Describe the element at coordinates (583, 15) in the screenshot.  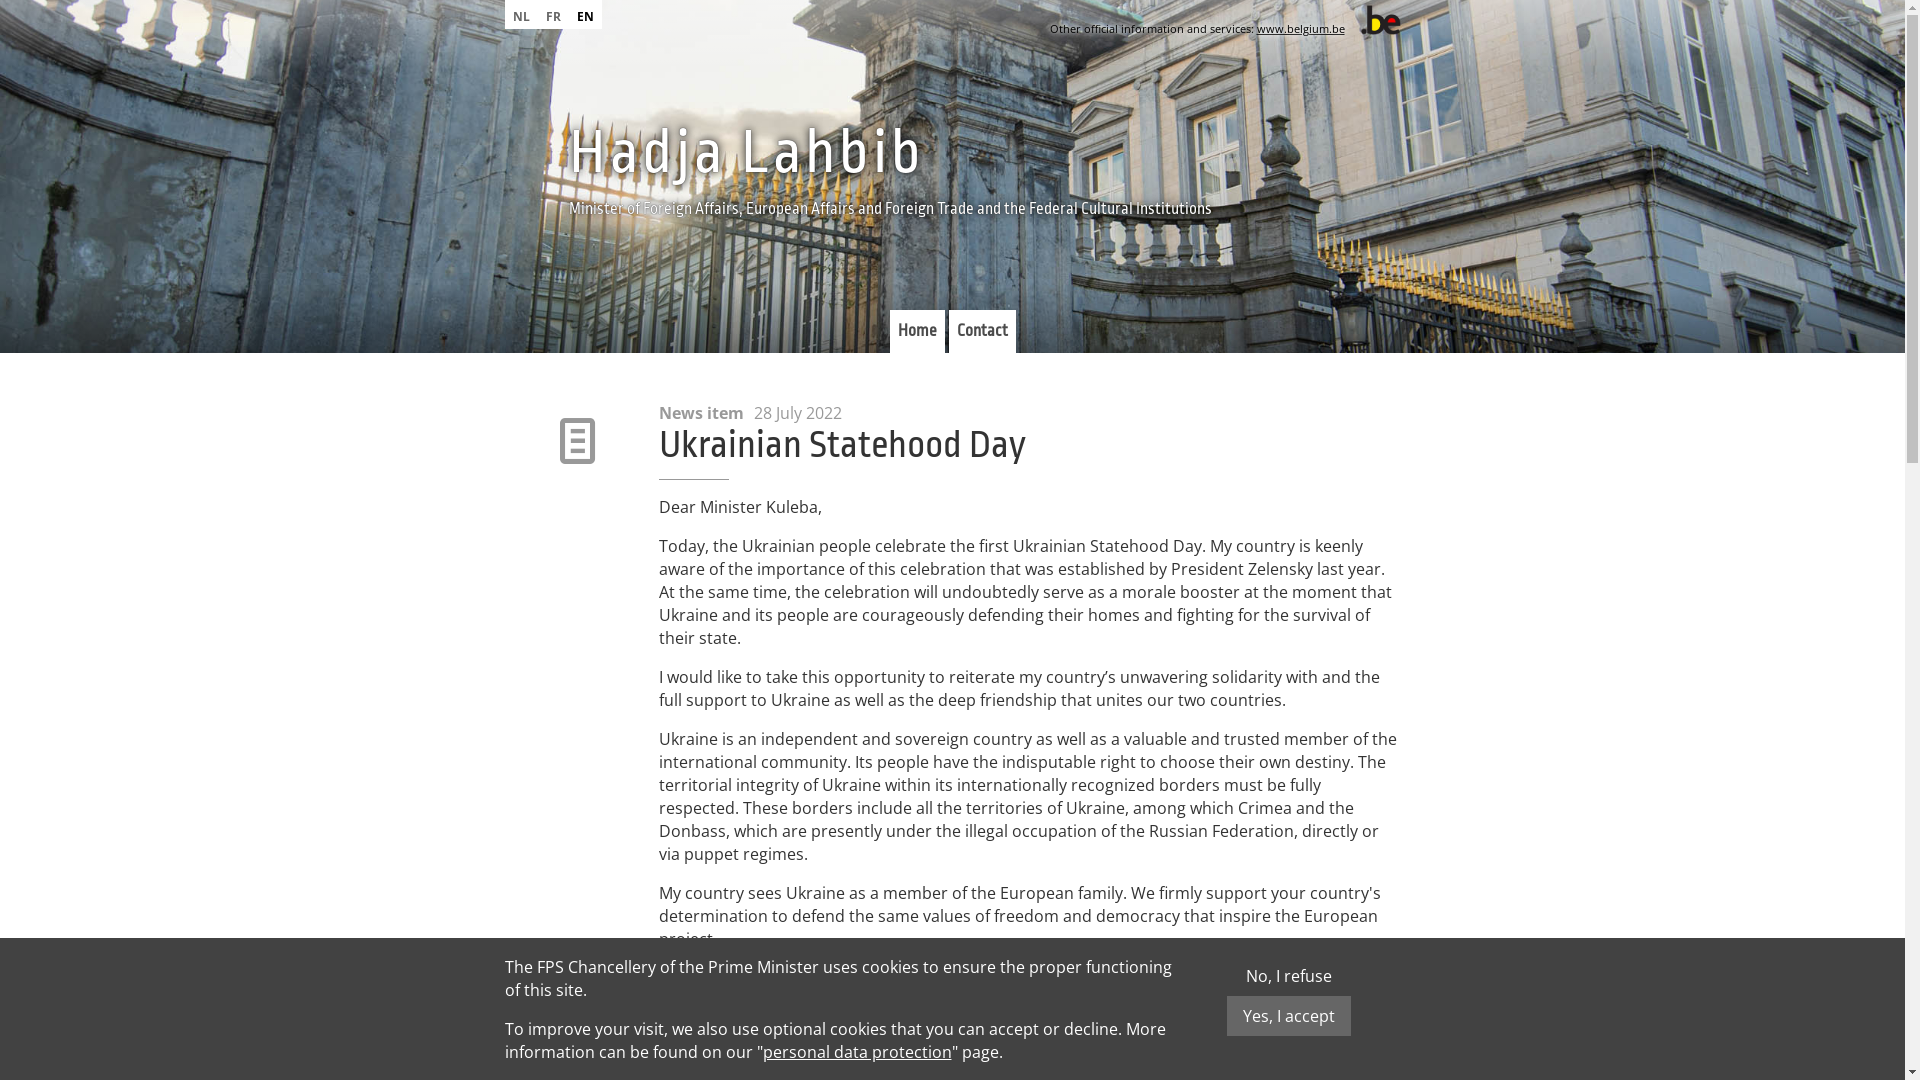
I see `'EN'` at that location.